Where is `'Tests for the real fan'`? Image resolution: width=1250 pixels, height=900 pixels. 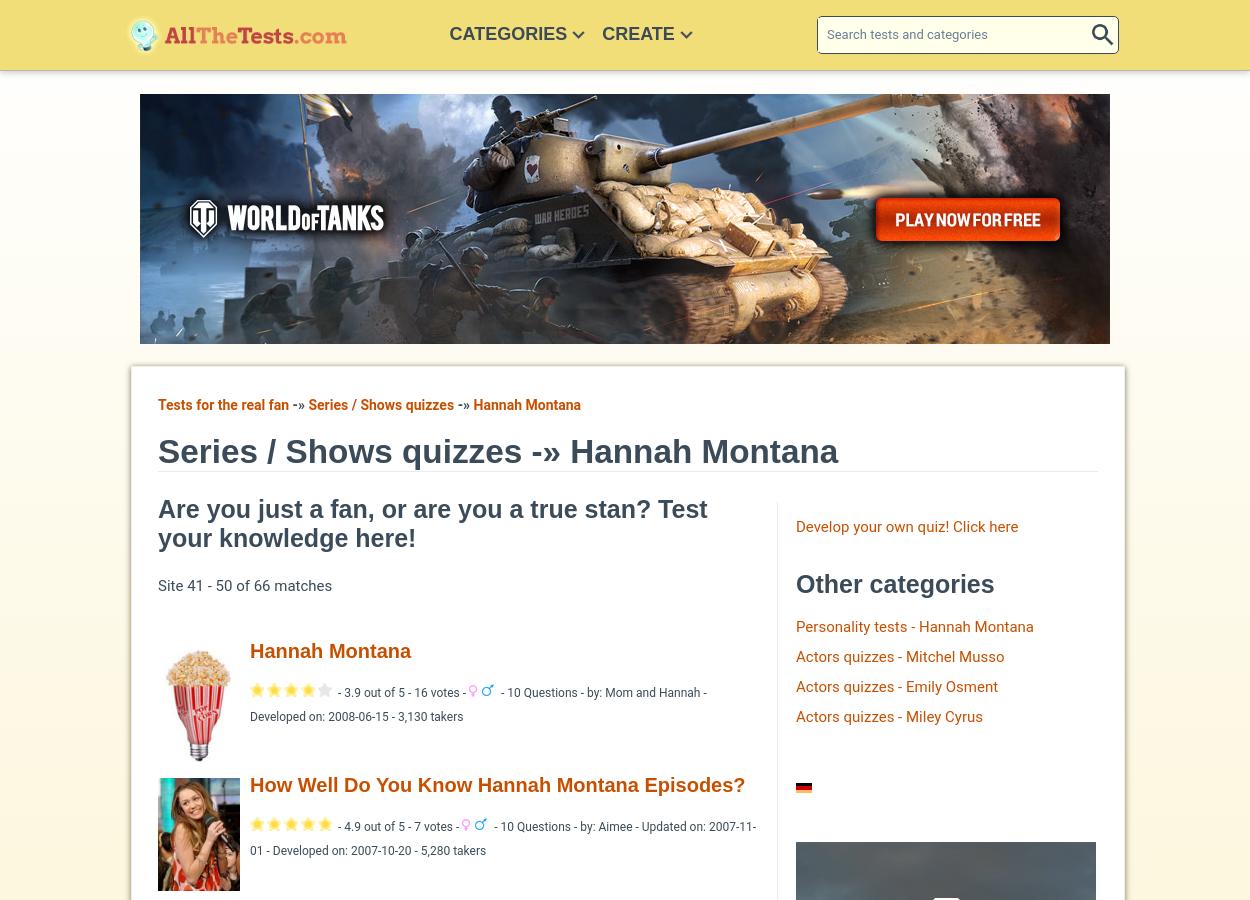
'Tests for the real fan' is located at coordinates (158, 405).